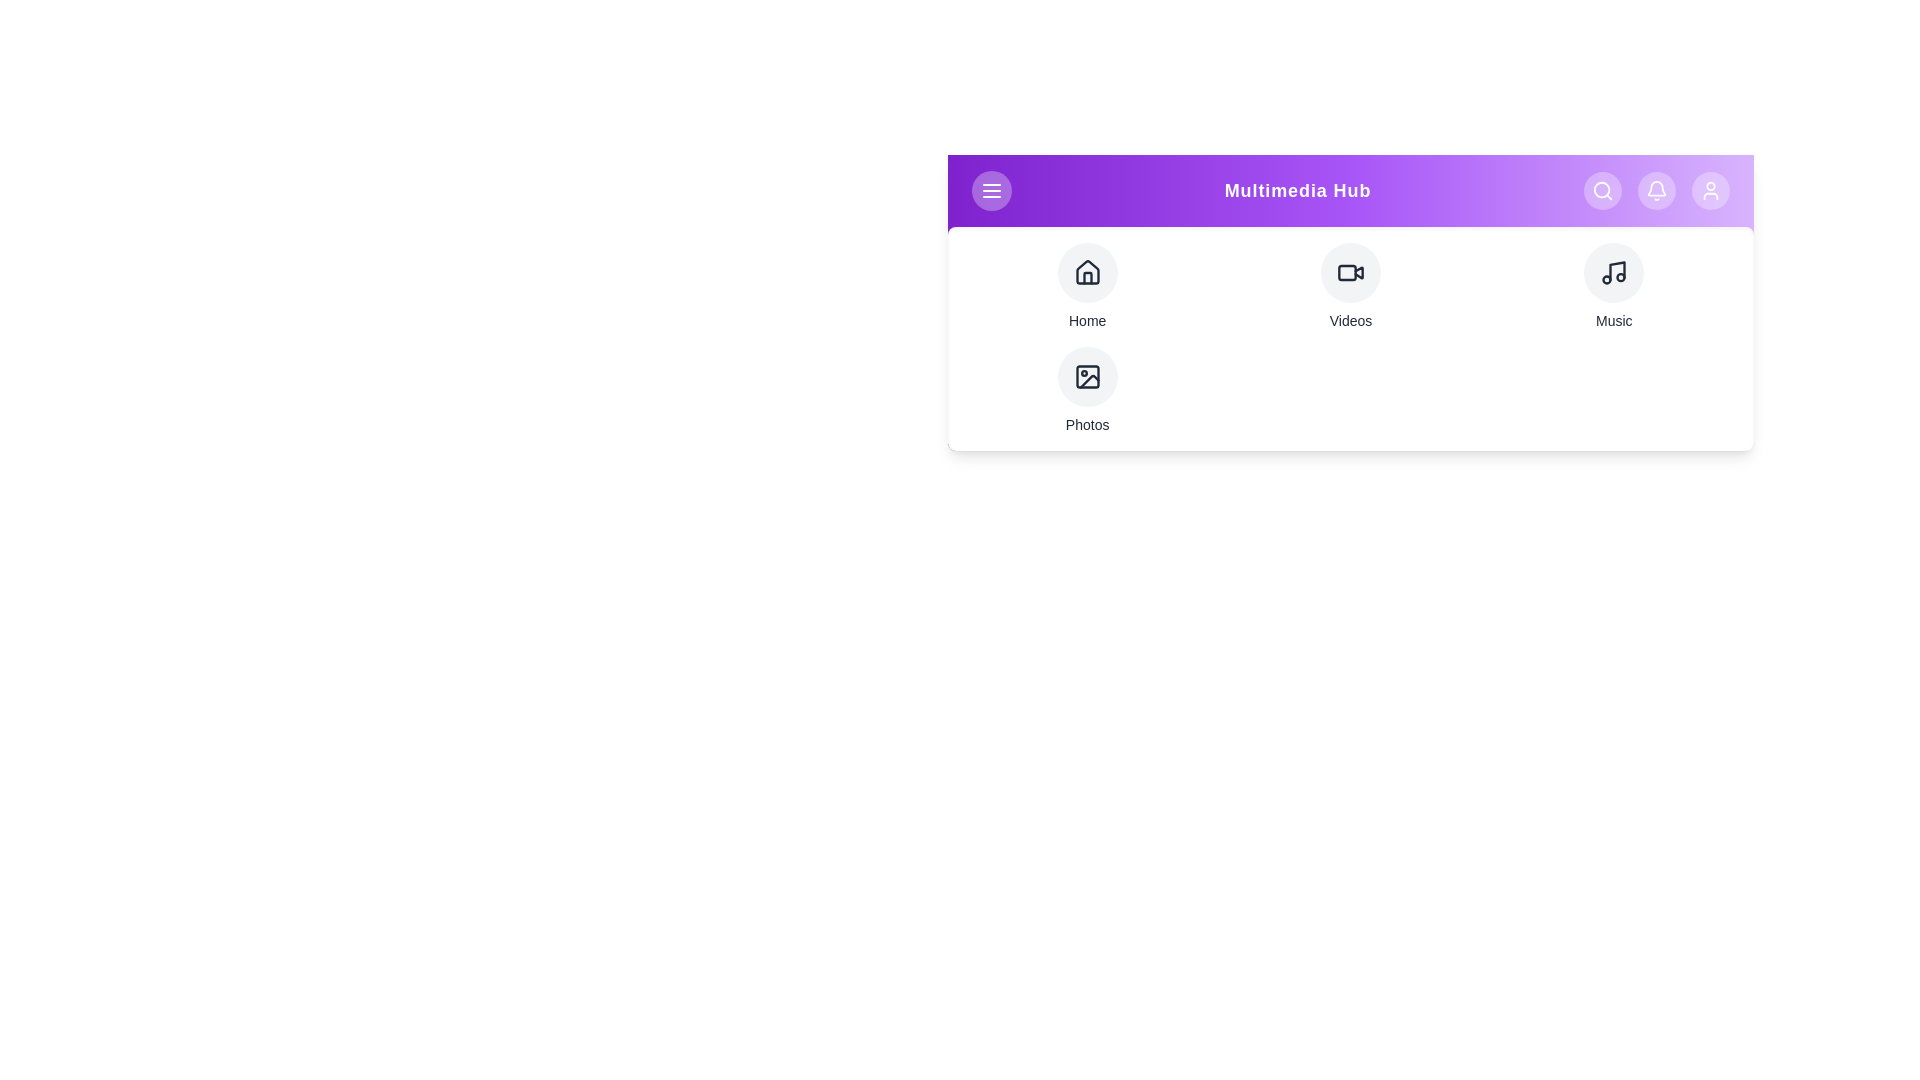  Describe the element at coordinates (1656, 191) in the screenshot. I see `the Notifications button` at that location.